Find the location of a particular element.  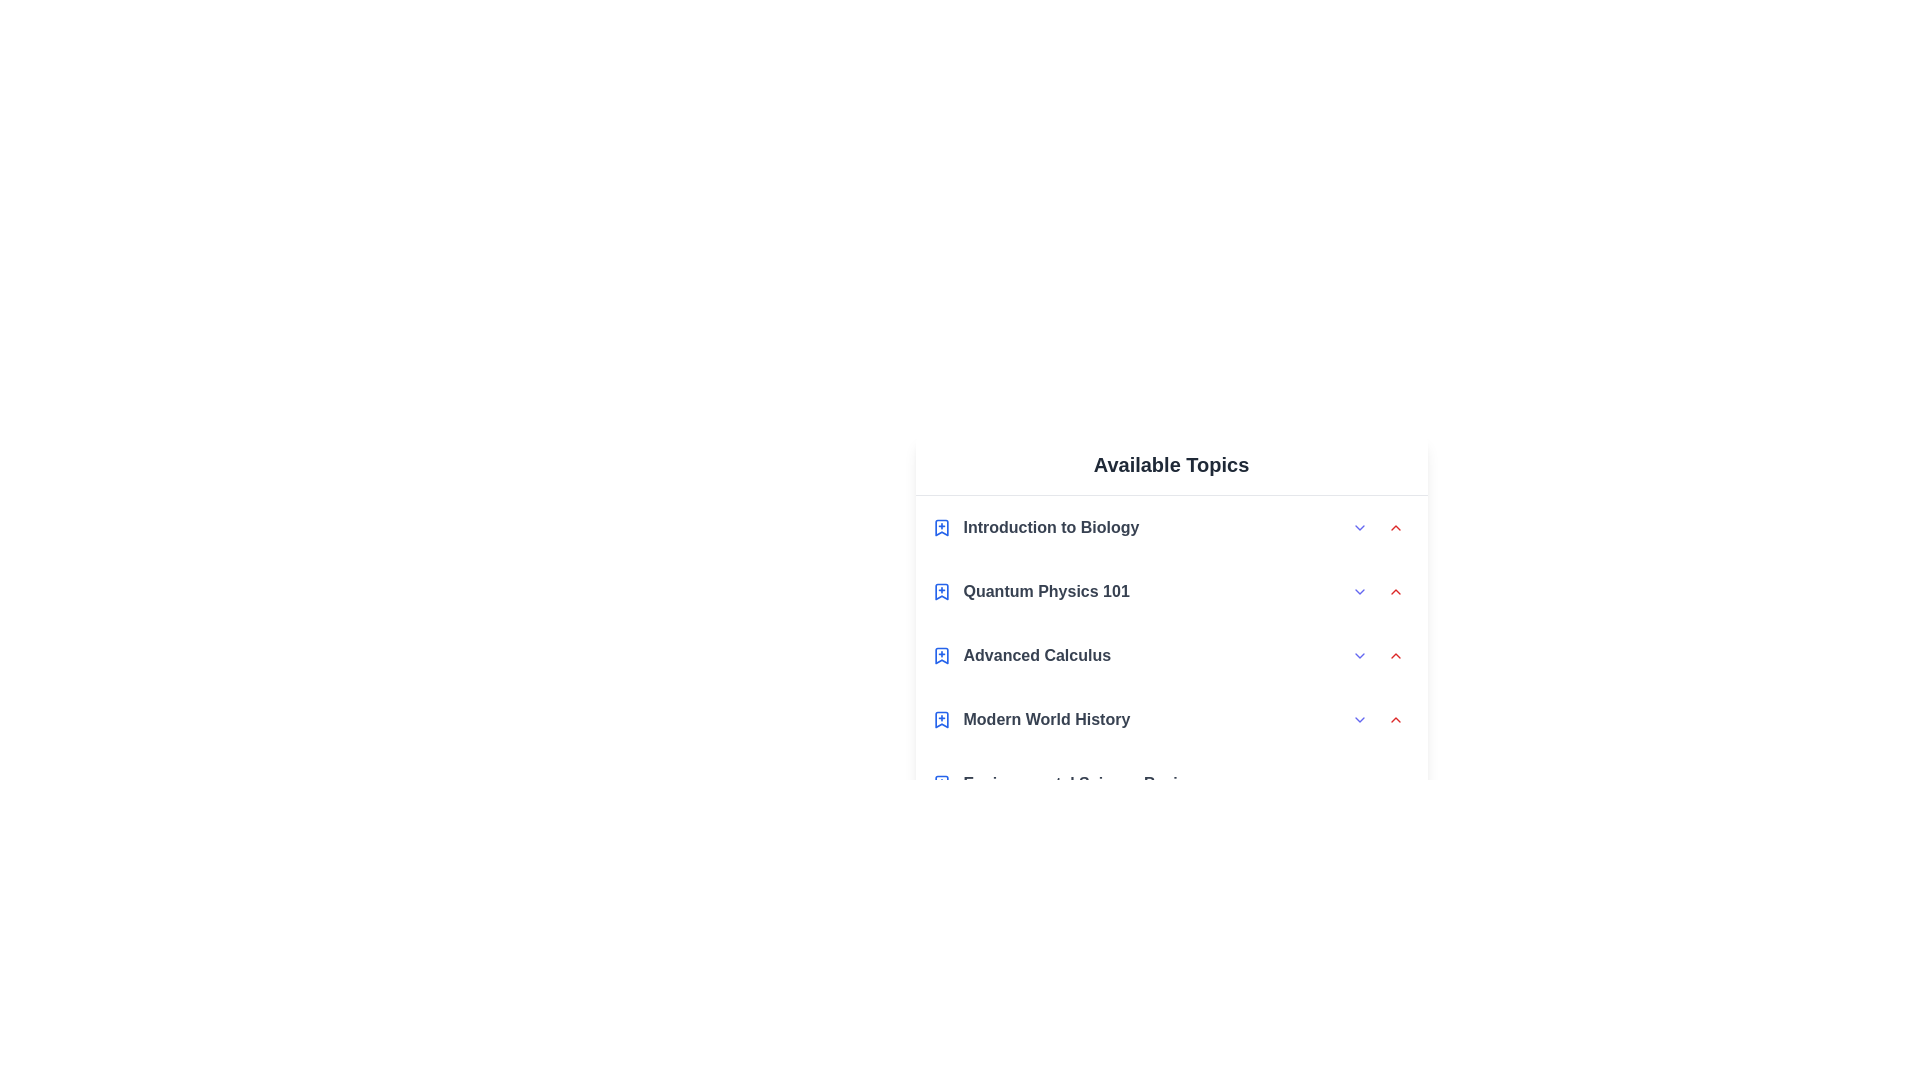

the collapse arrow for the topic Introduction to Biology is located at coordinates (1394, 527).